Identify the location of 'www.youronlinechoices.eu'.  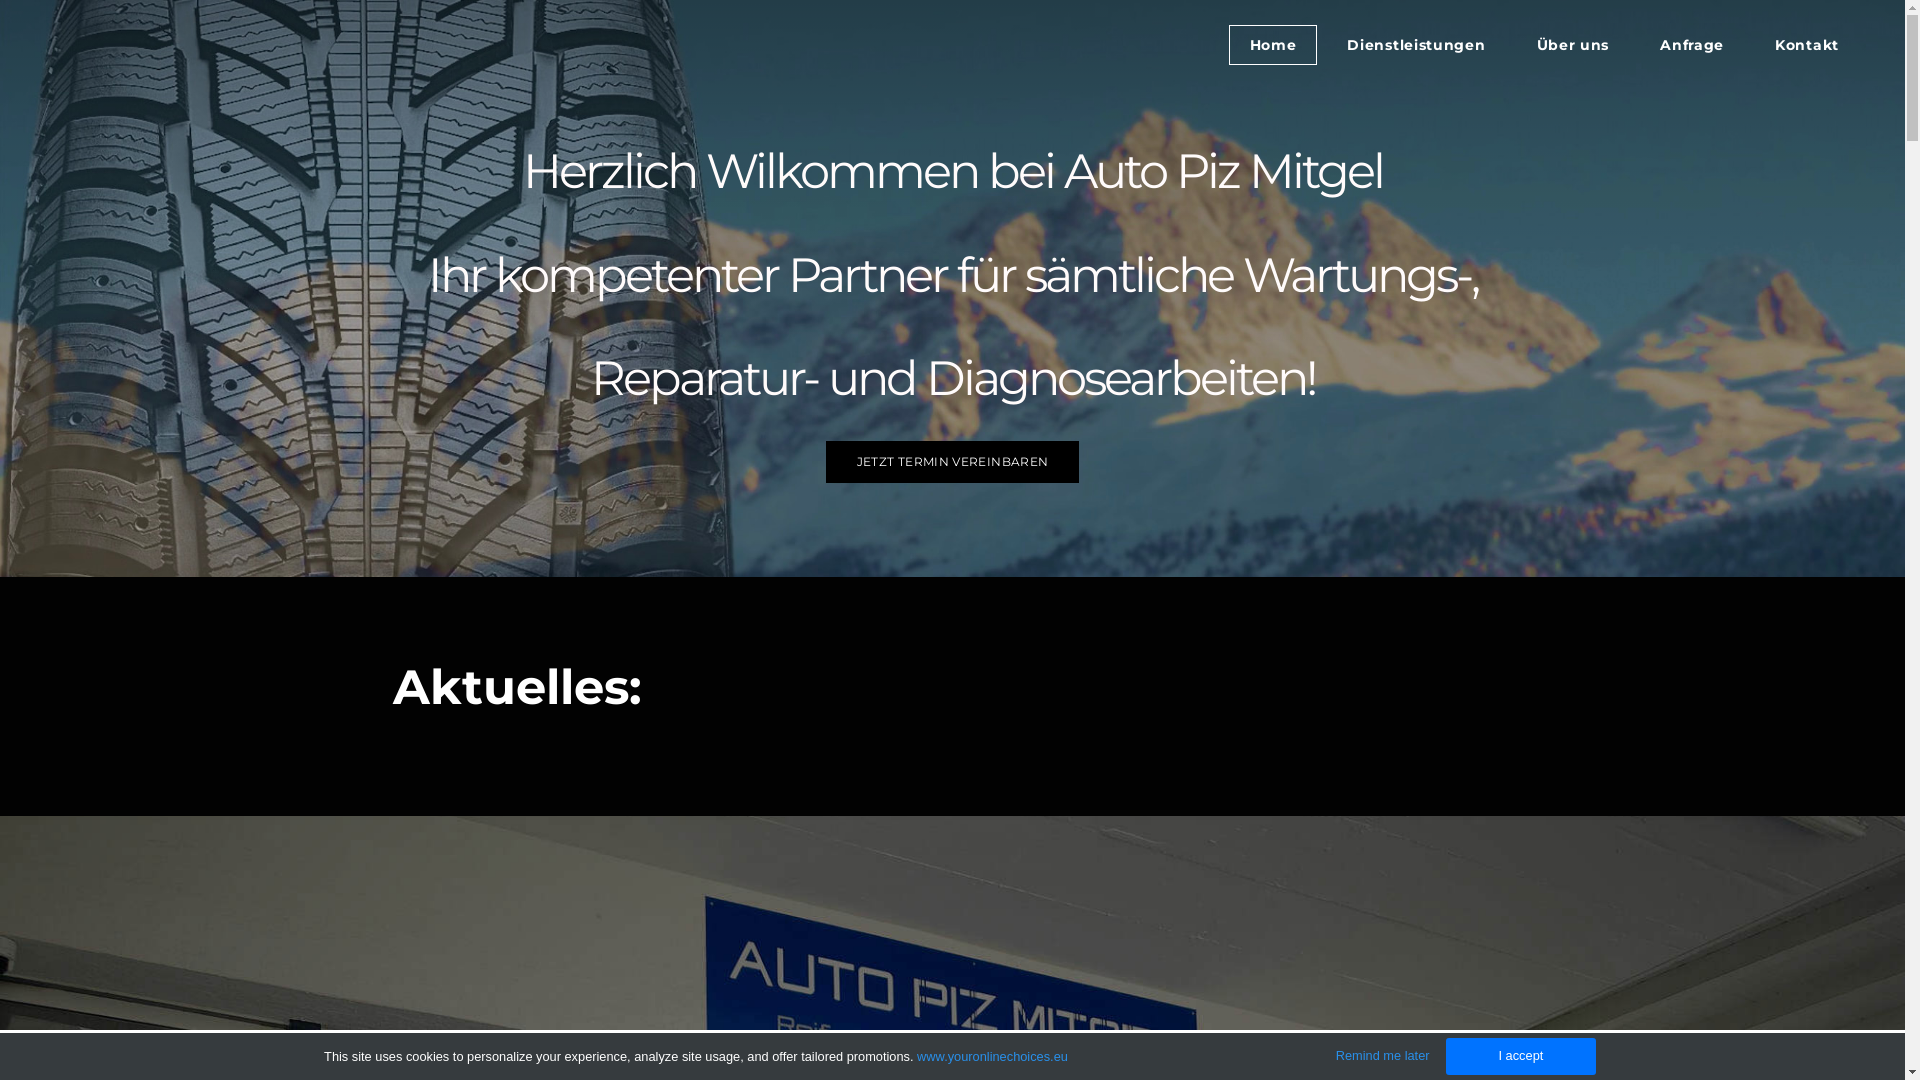
(992, 1055).